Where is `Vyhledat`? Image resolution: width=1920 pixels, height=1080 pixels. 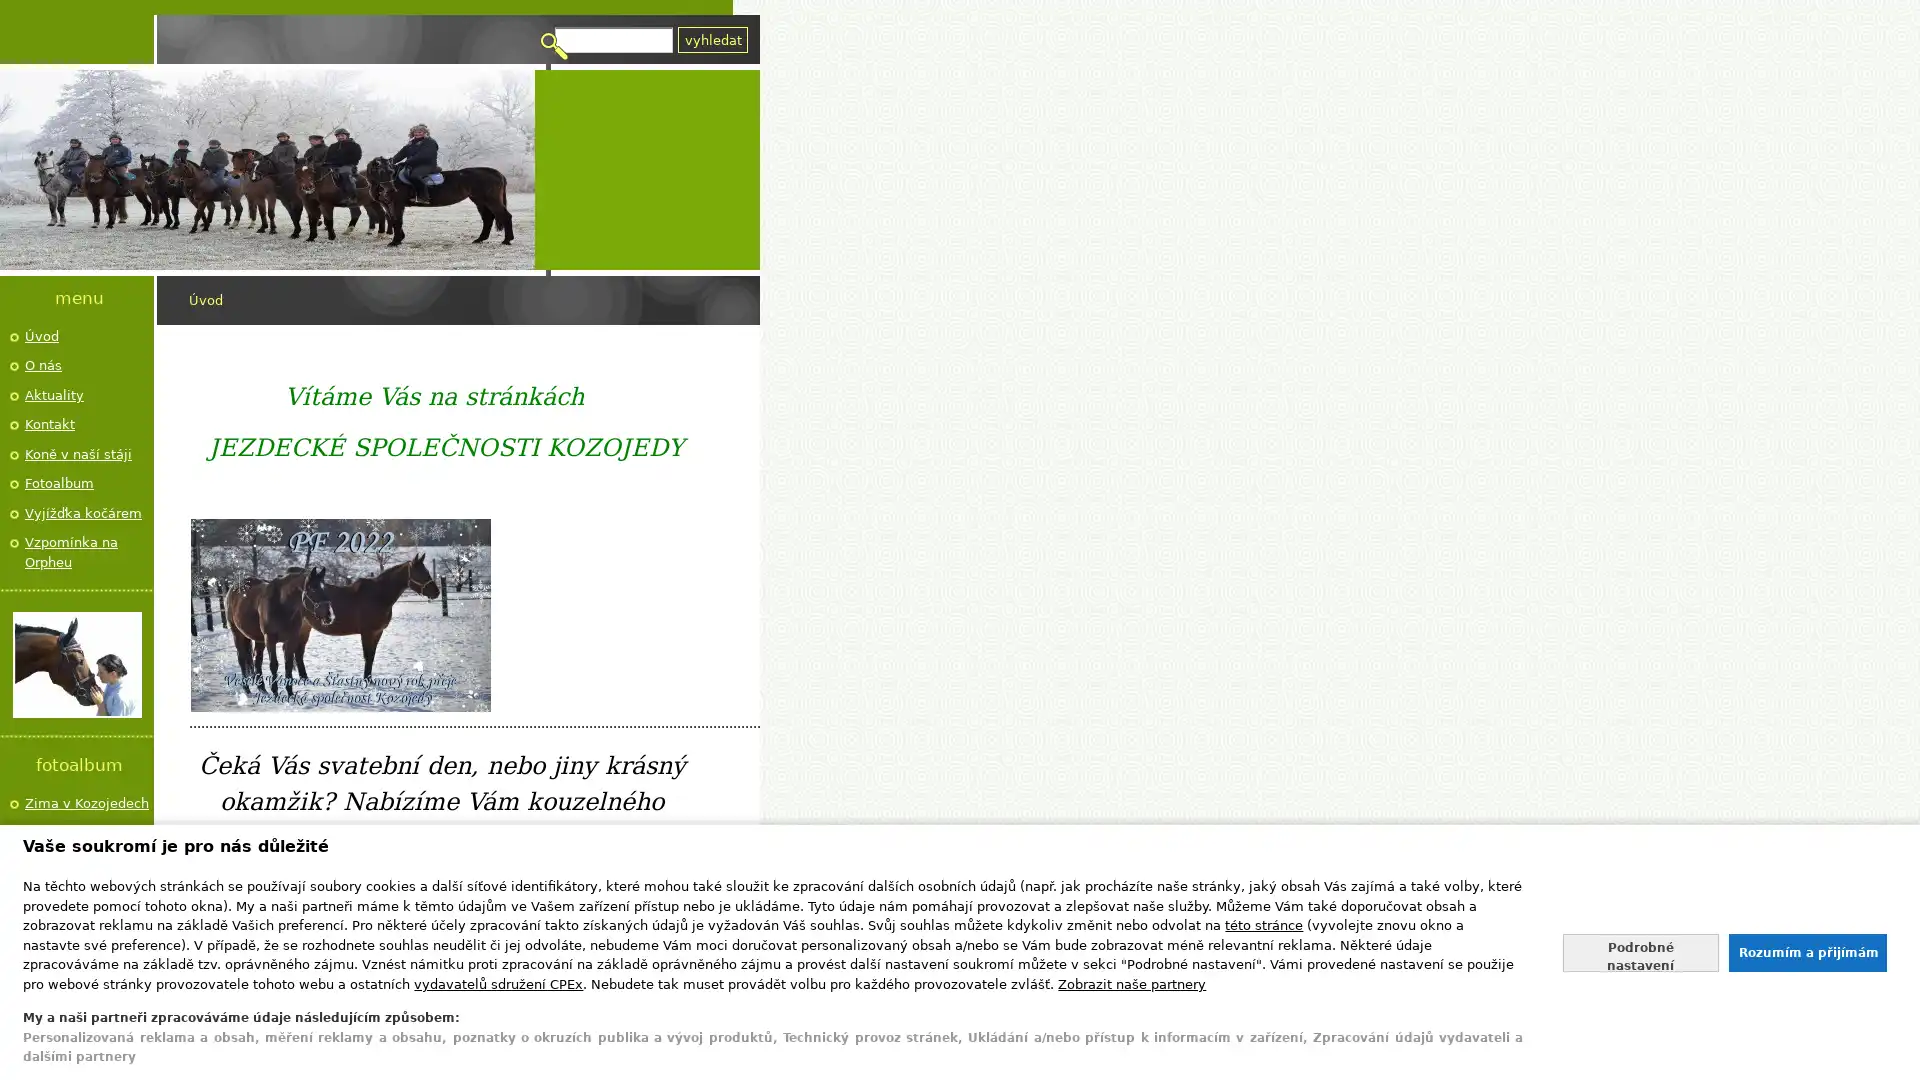
Vyhledat is located at coordinates (713, 39).